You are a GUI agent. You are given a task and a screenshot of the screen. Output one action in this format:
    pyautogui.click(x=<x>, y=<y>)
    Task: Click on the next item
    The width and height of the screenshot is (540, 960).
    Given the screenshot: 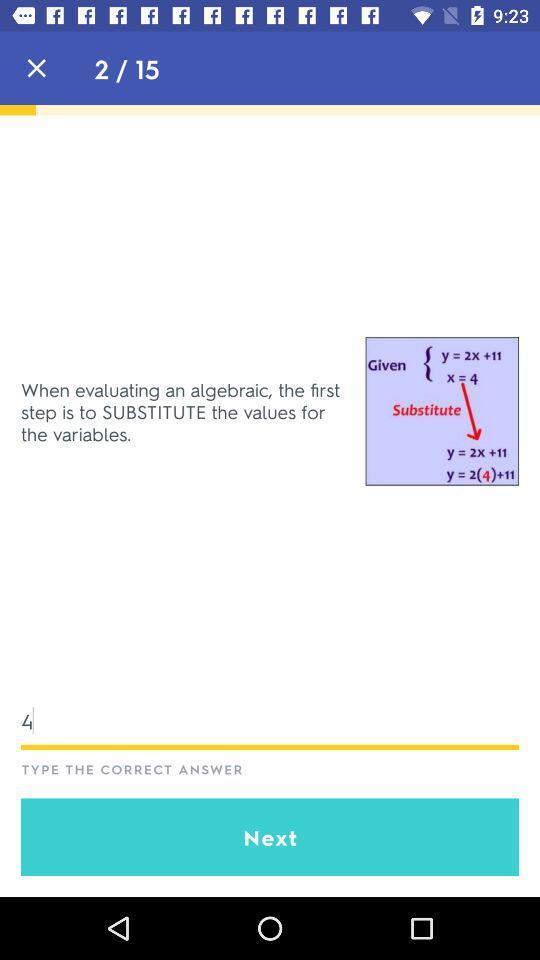 What is the action you would take?
    pyautogui.click(x=270, y=837)
    